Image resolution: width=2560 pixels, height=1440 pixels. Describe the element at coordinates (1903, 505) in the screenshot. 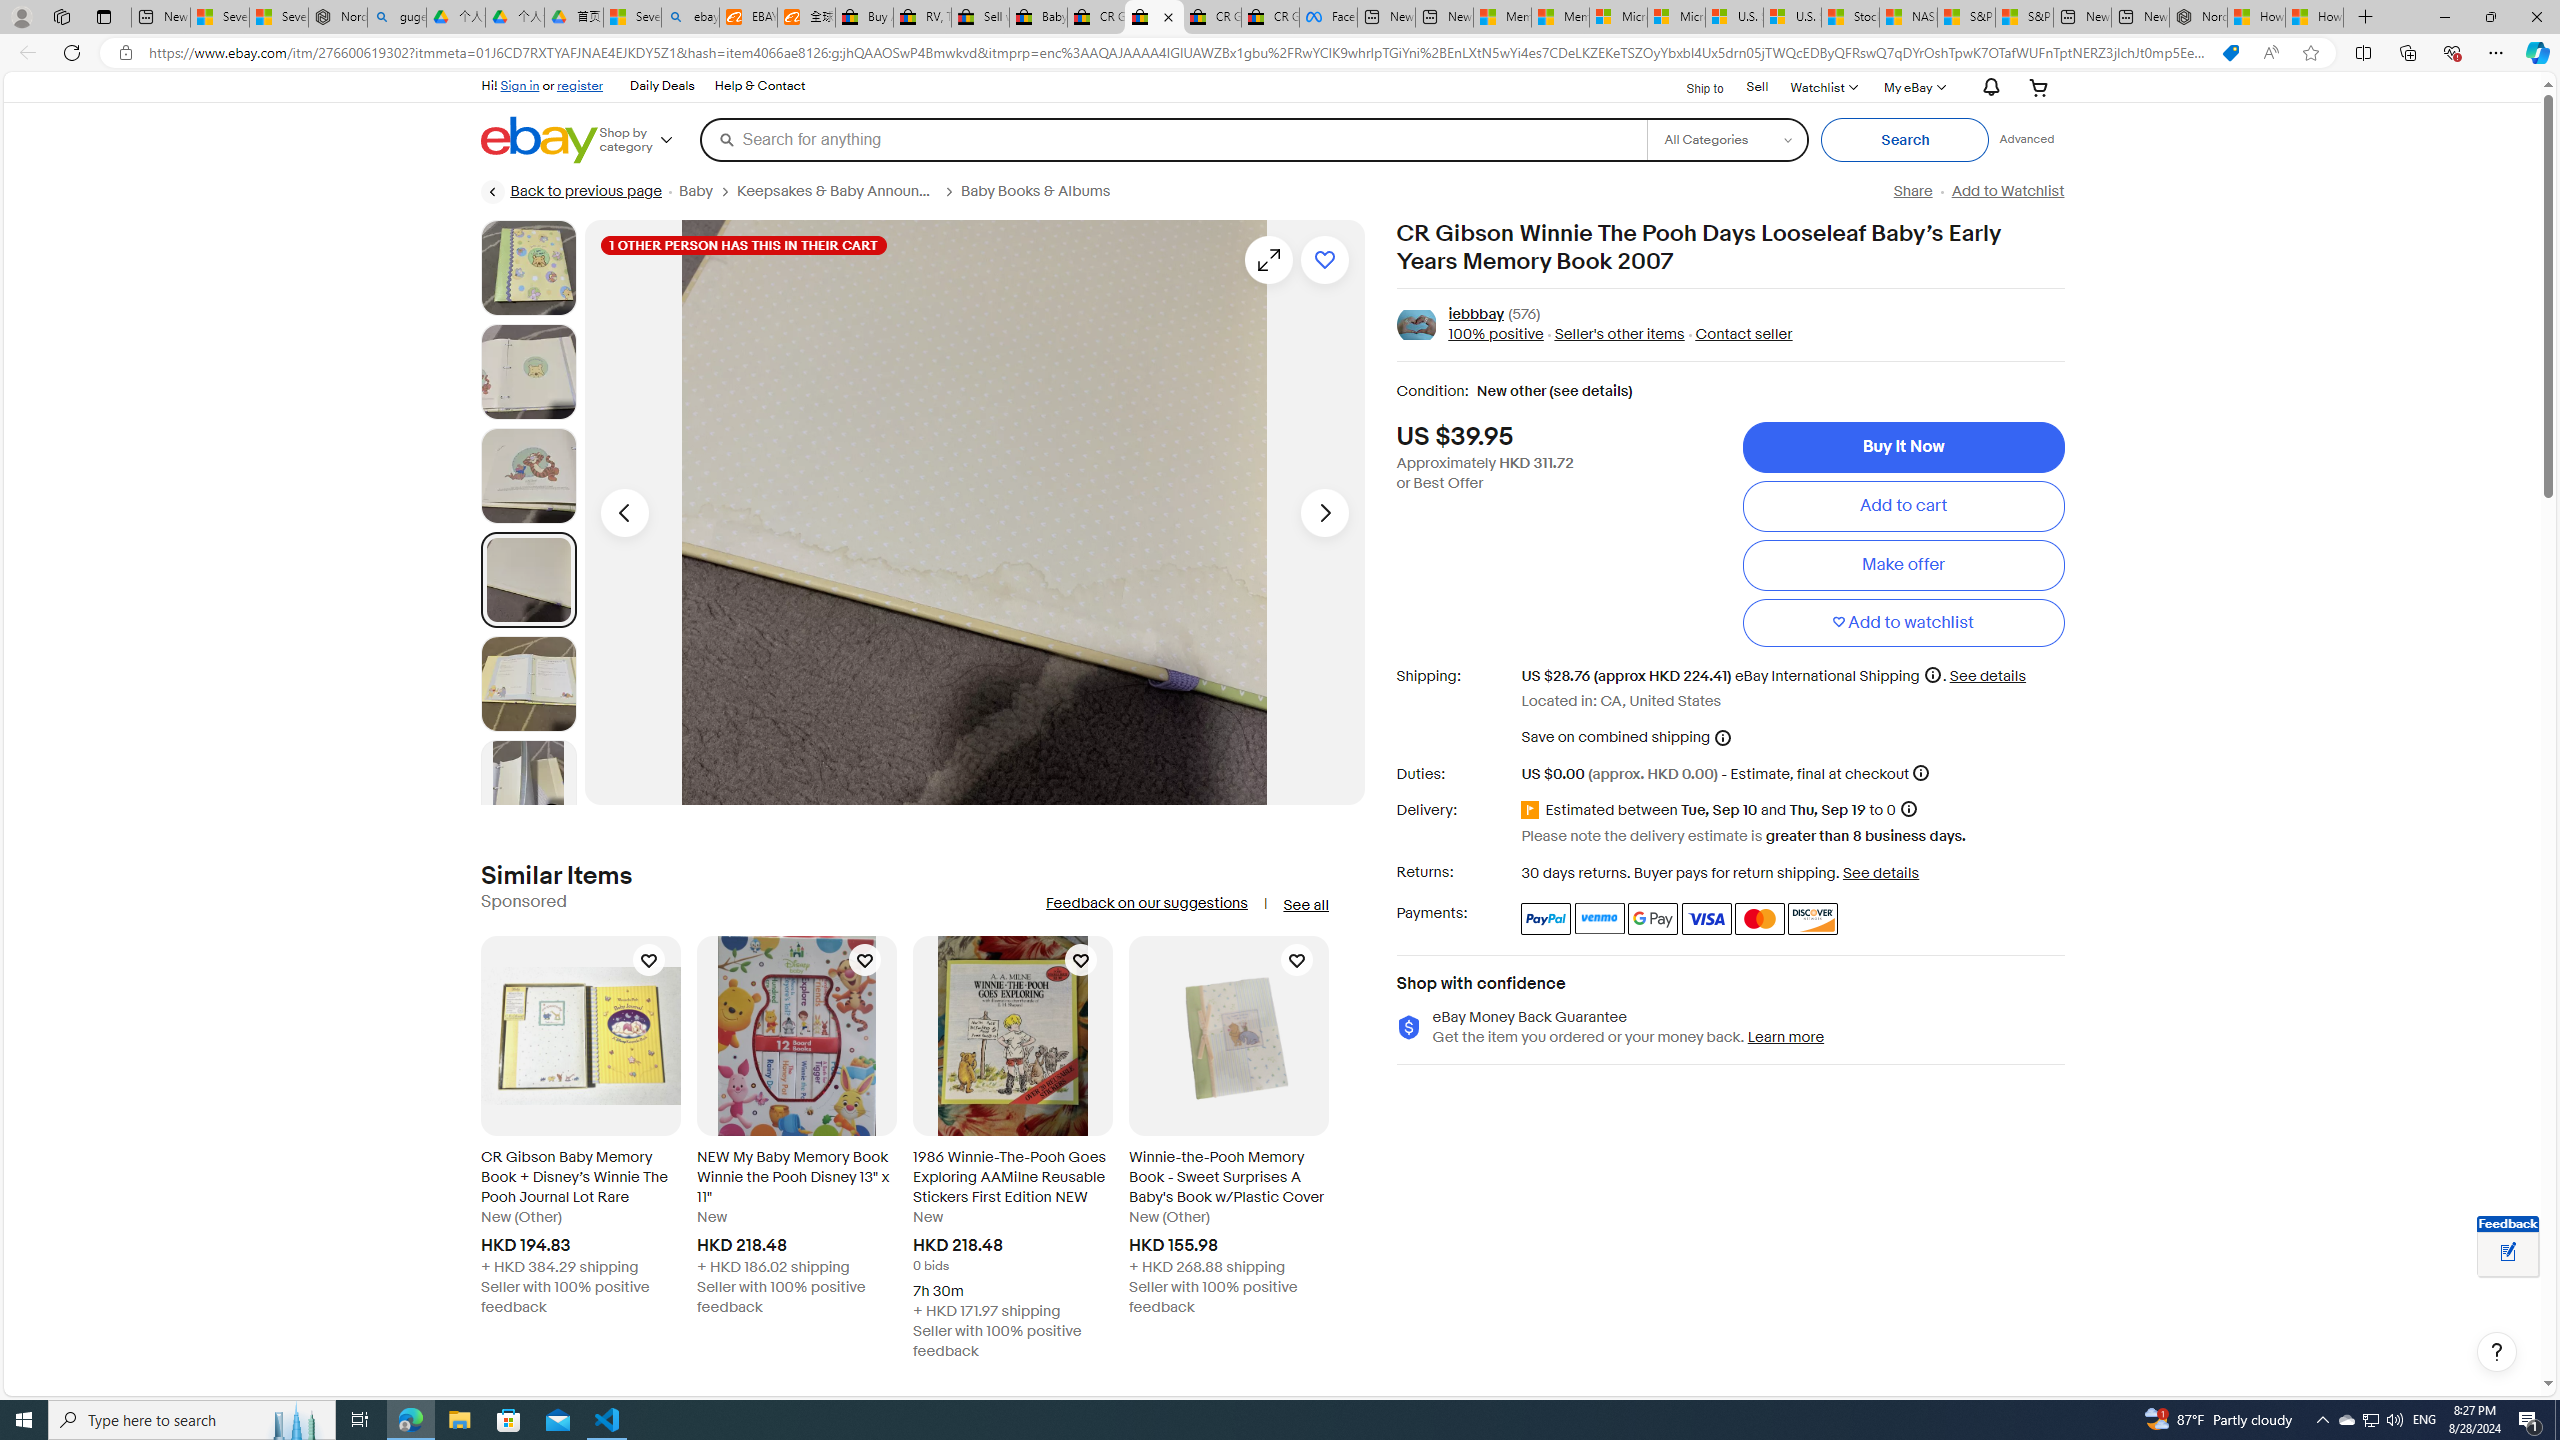

I see `'Add to cart'` at that location.